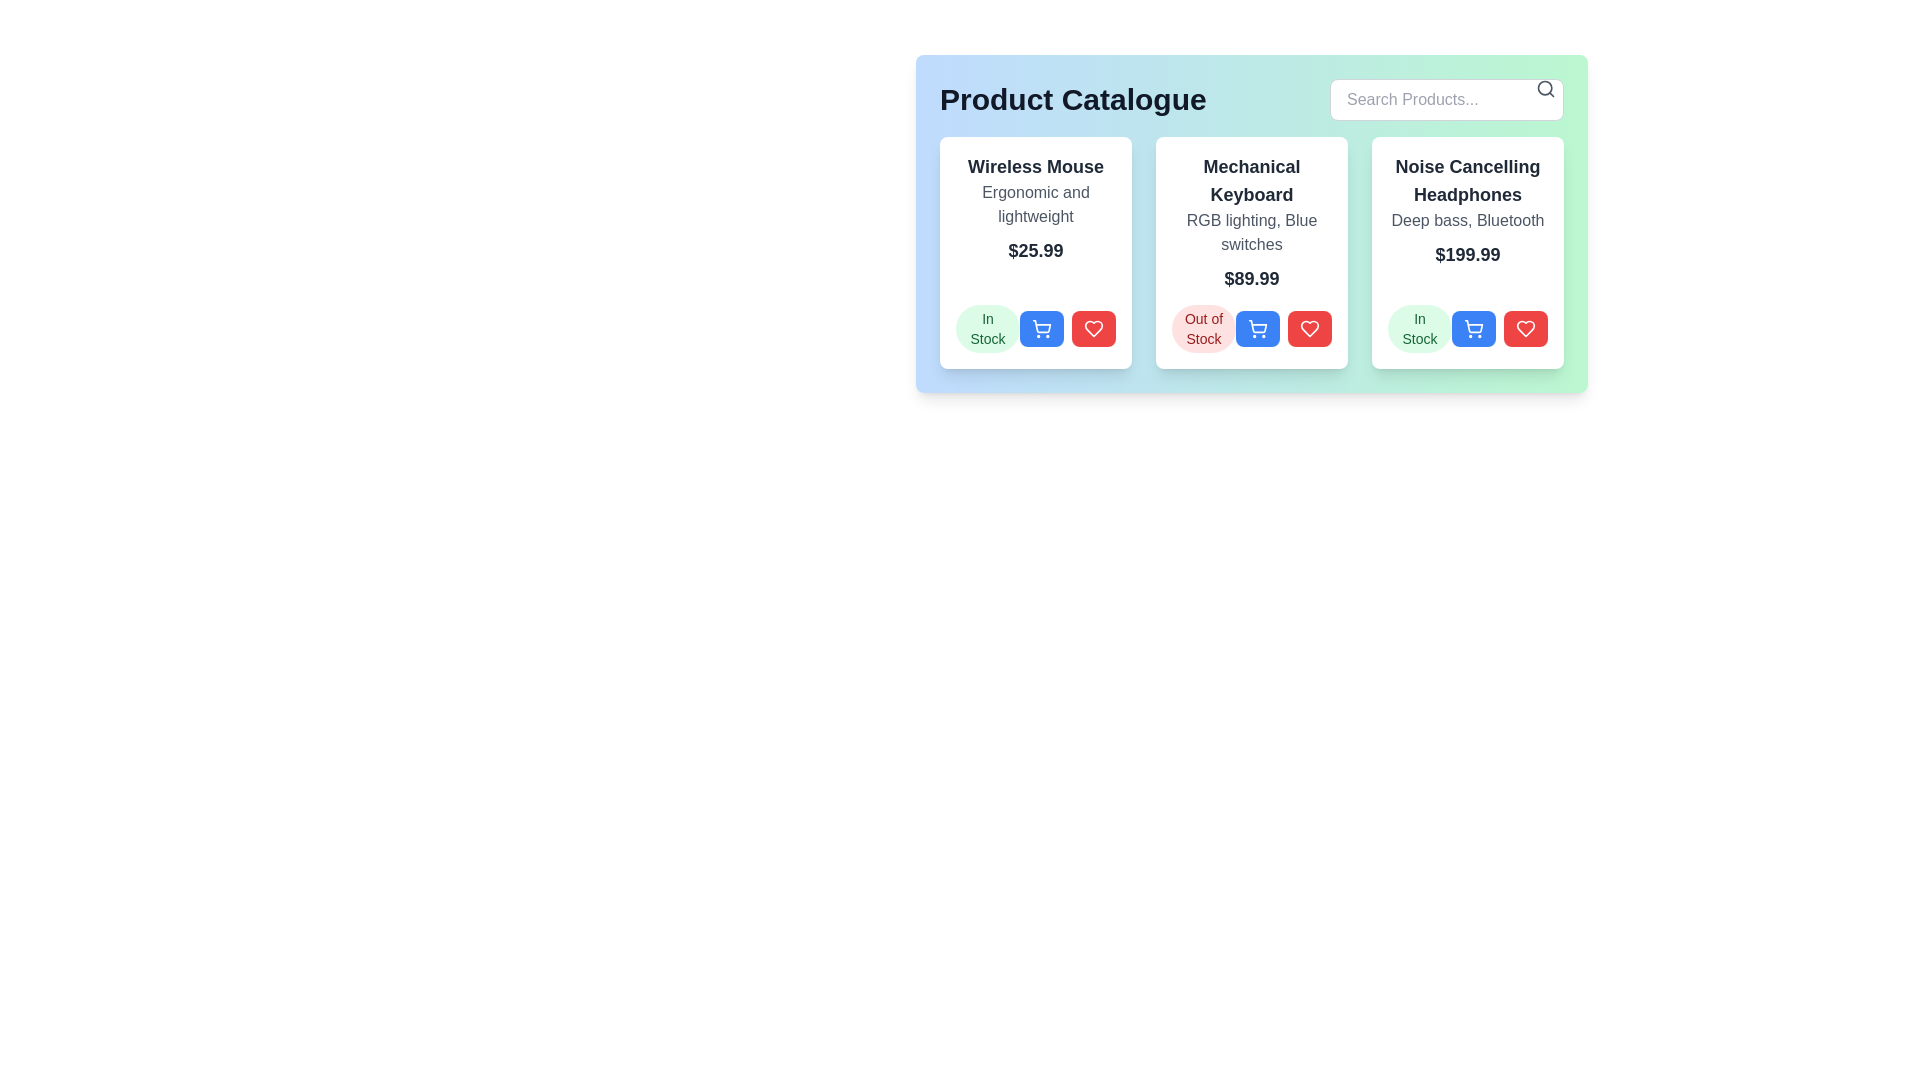  What do you see at coordinates (1525, 327) in the screenshot?
I see `the 'favorite' toggle button located in the bottom right of the third product card for 'Noise Cancelling Headphones' to mark it as favorite or unfavorite` at bounding box center [1525, 327].